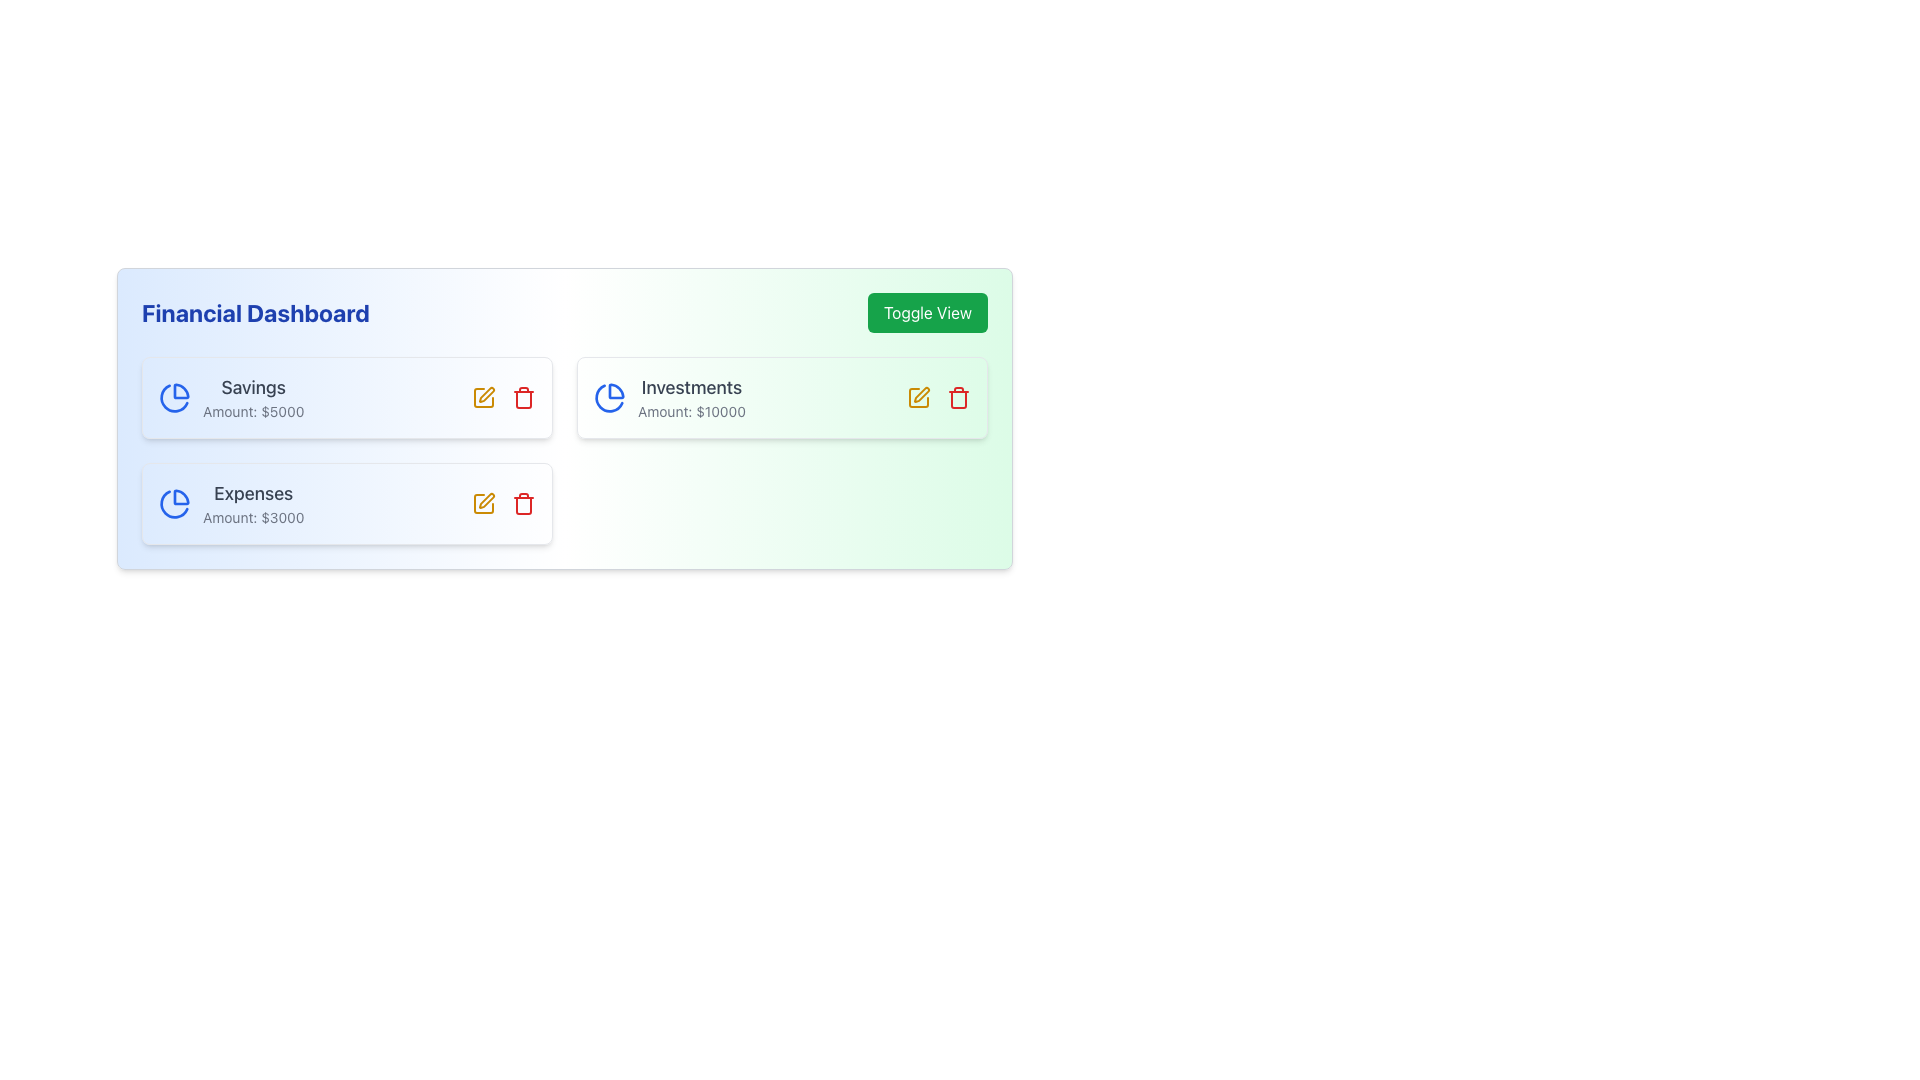 This screenshot has height=1080, width=1920. What do you see at coordinates (252, 397) in the screenshot?
I see `text displayed in the Text Display Component, which includes the title 'Savings' and the secondary text 'Amount: $5000', located below the 'Financial Dashboard' label and to the right of a blue circular pie chart icon` at bounding box center [252, 397].